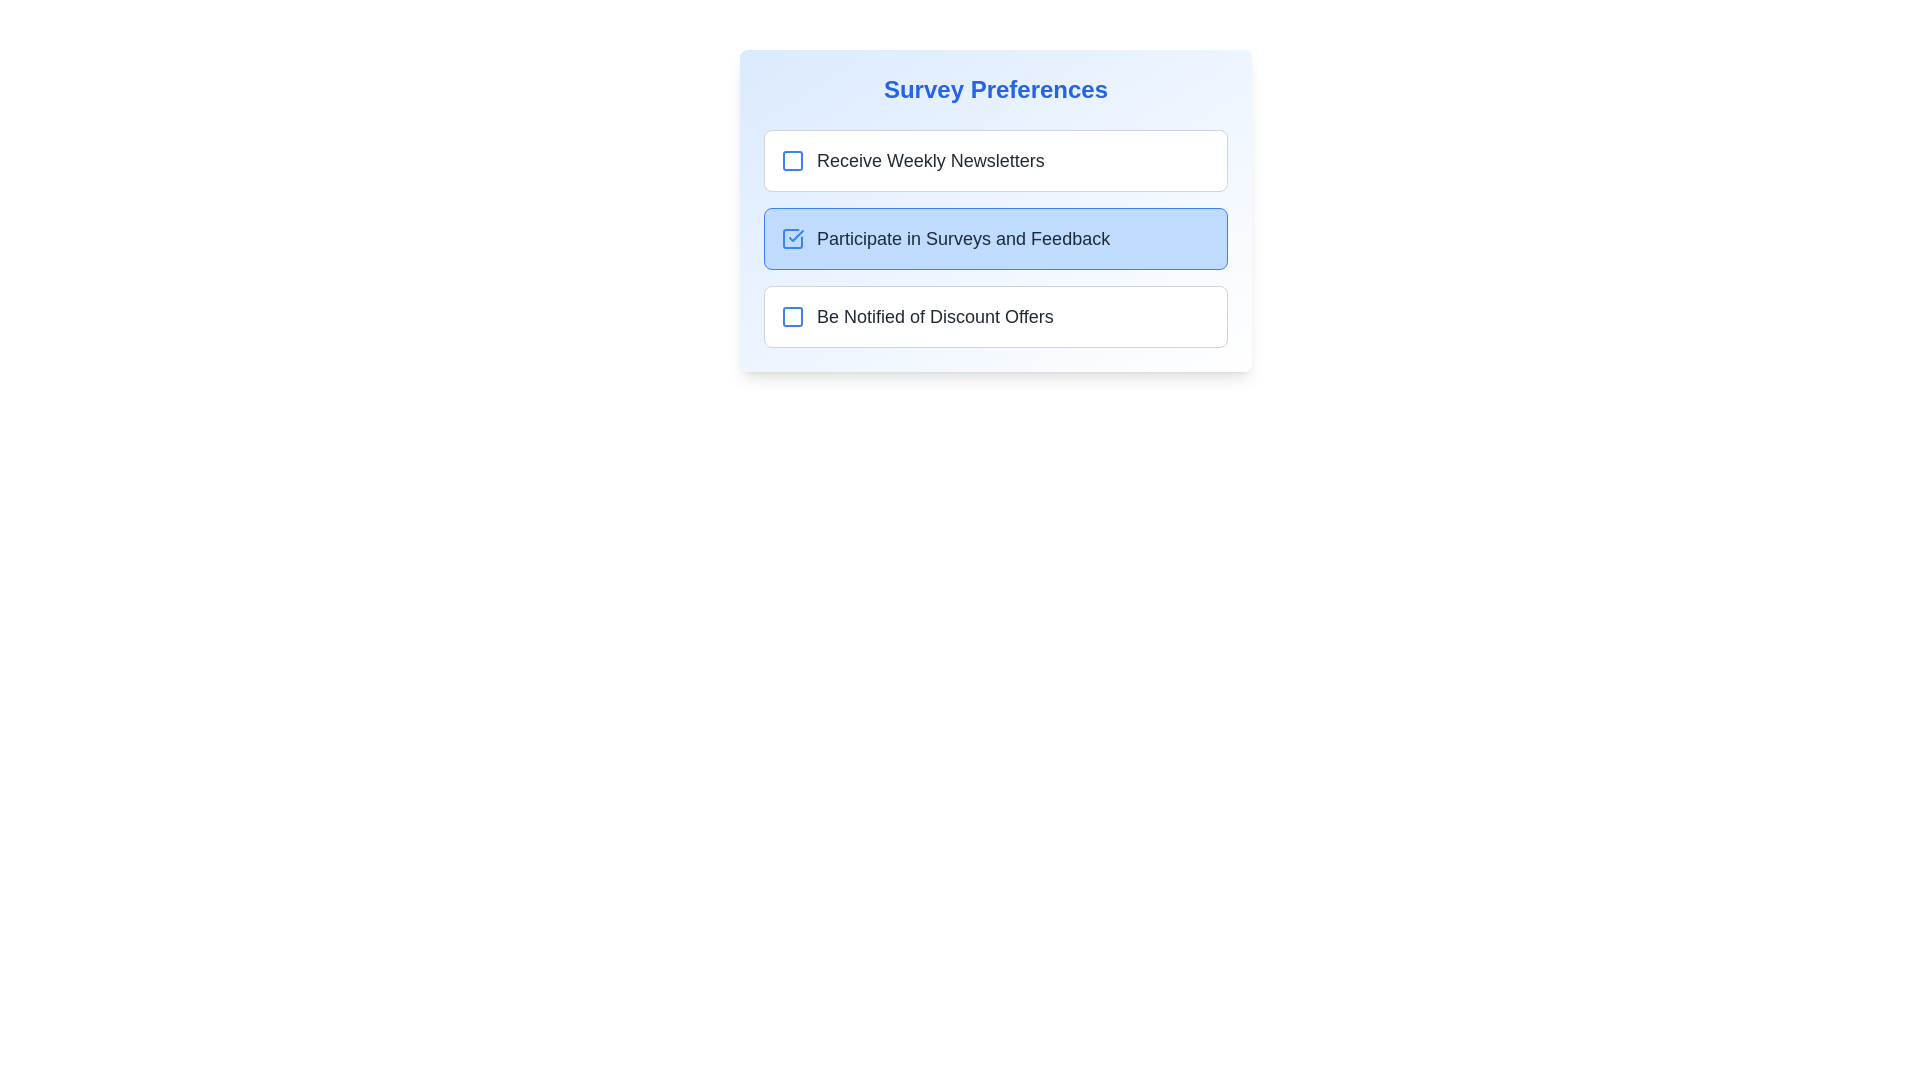 Image resolution: width=1920 pixels, height=1080 pixels. I want to click on the text label displaying 'Participate in Surveys and Feedback' which is part of the 'Survey Preferences' panel and is the second item in the list, so click(963, 238).